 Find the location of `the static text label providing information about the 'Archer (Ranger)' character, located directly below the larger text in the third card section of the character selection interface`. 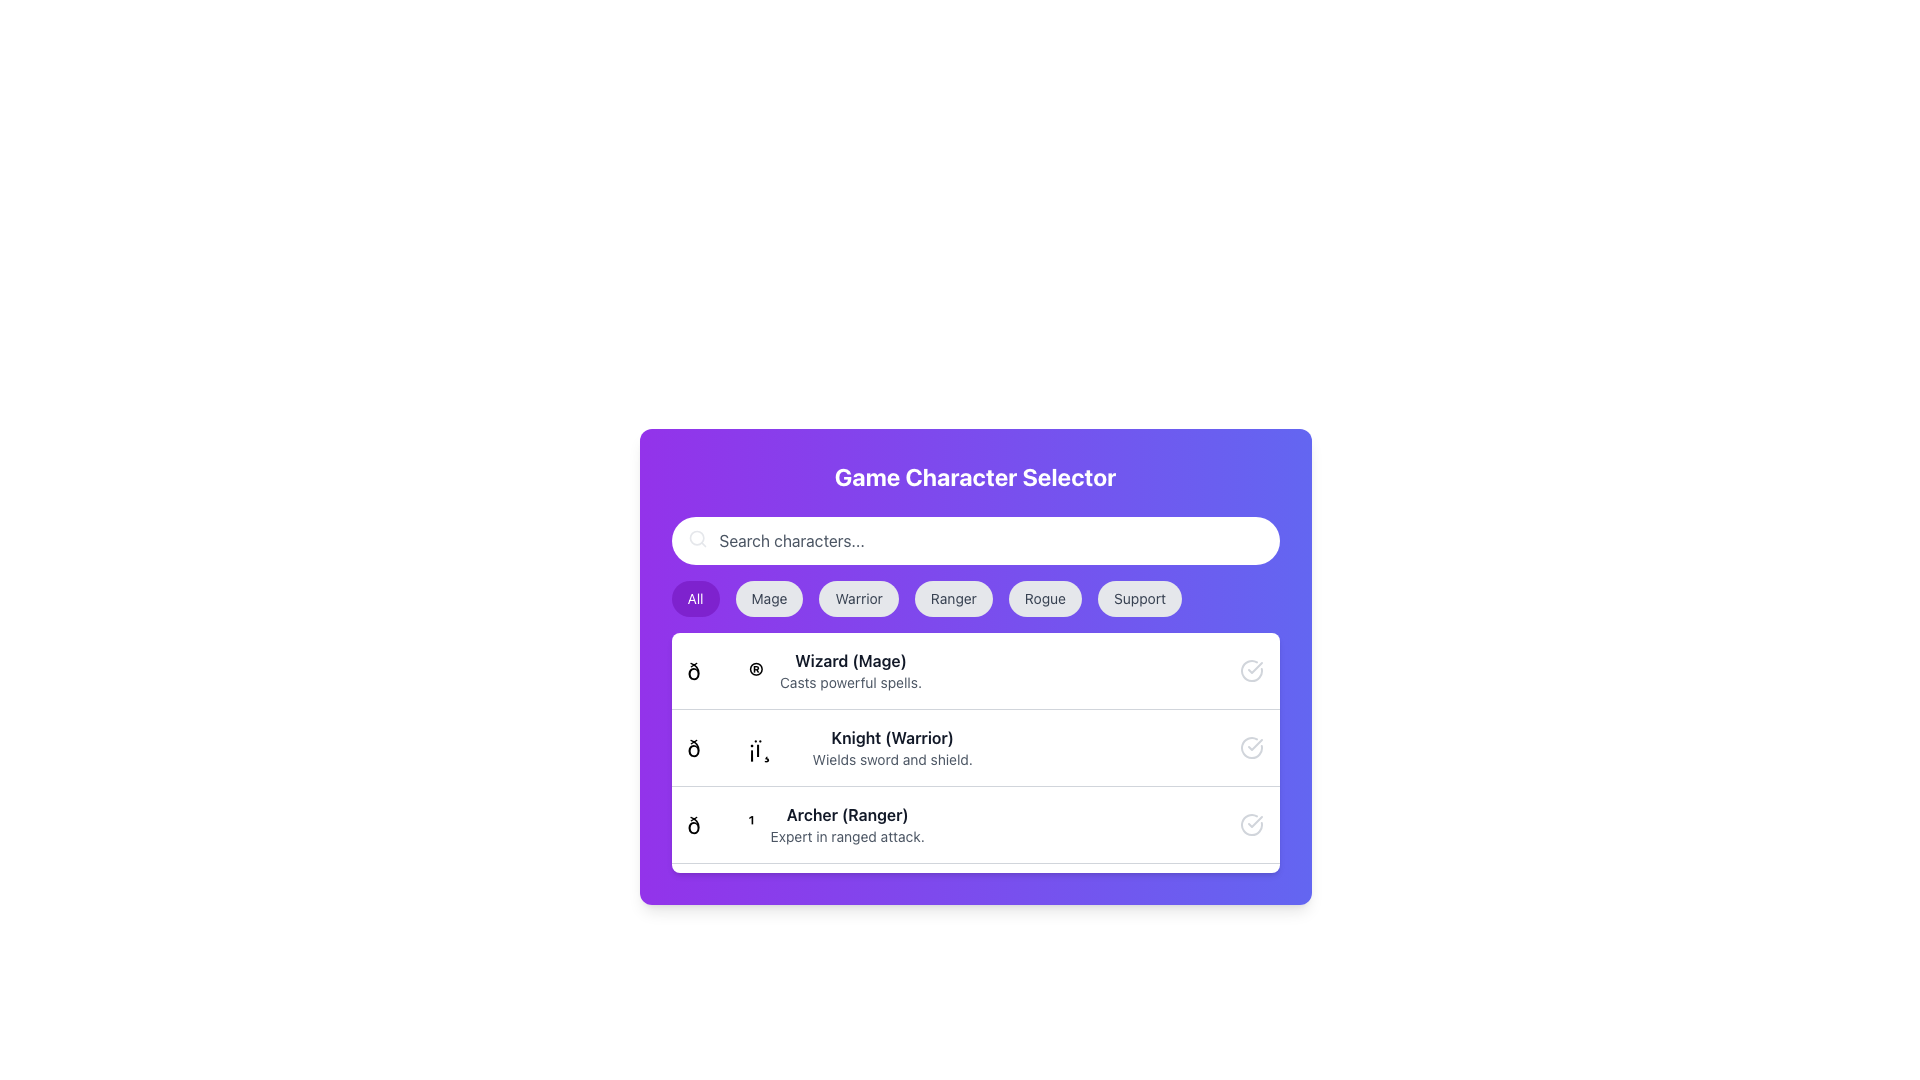

the static text label providing information about the 'Archer (Ranger)' character, located directly below the larger text in the third card section of the character selection interface is located at coordinates (847, 837).